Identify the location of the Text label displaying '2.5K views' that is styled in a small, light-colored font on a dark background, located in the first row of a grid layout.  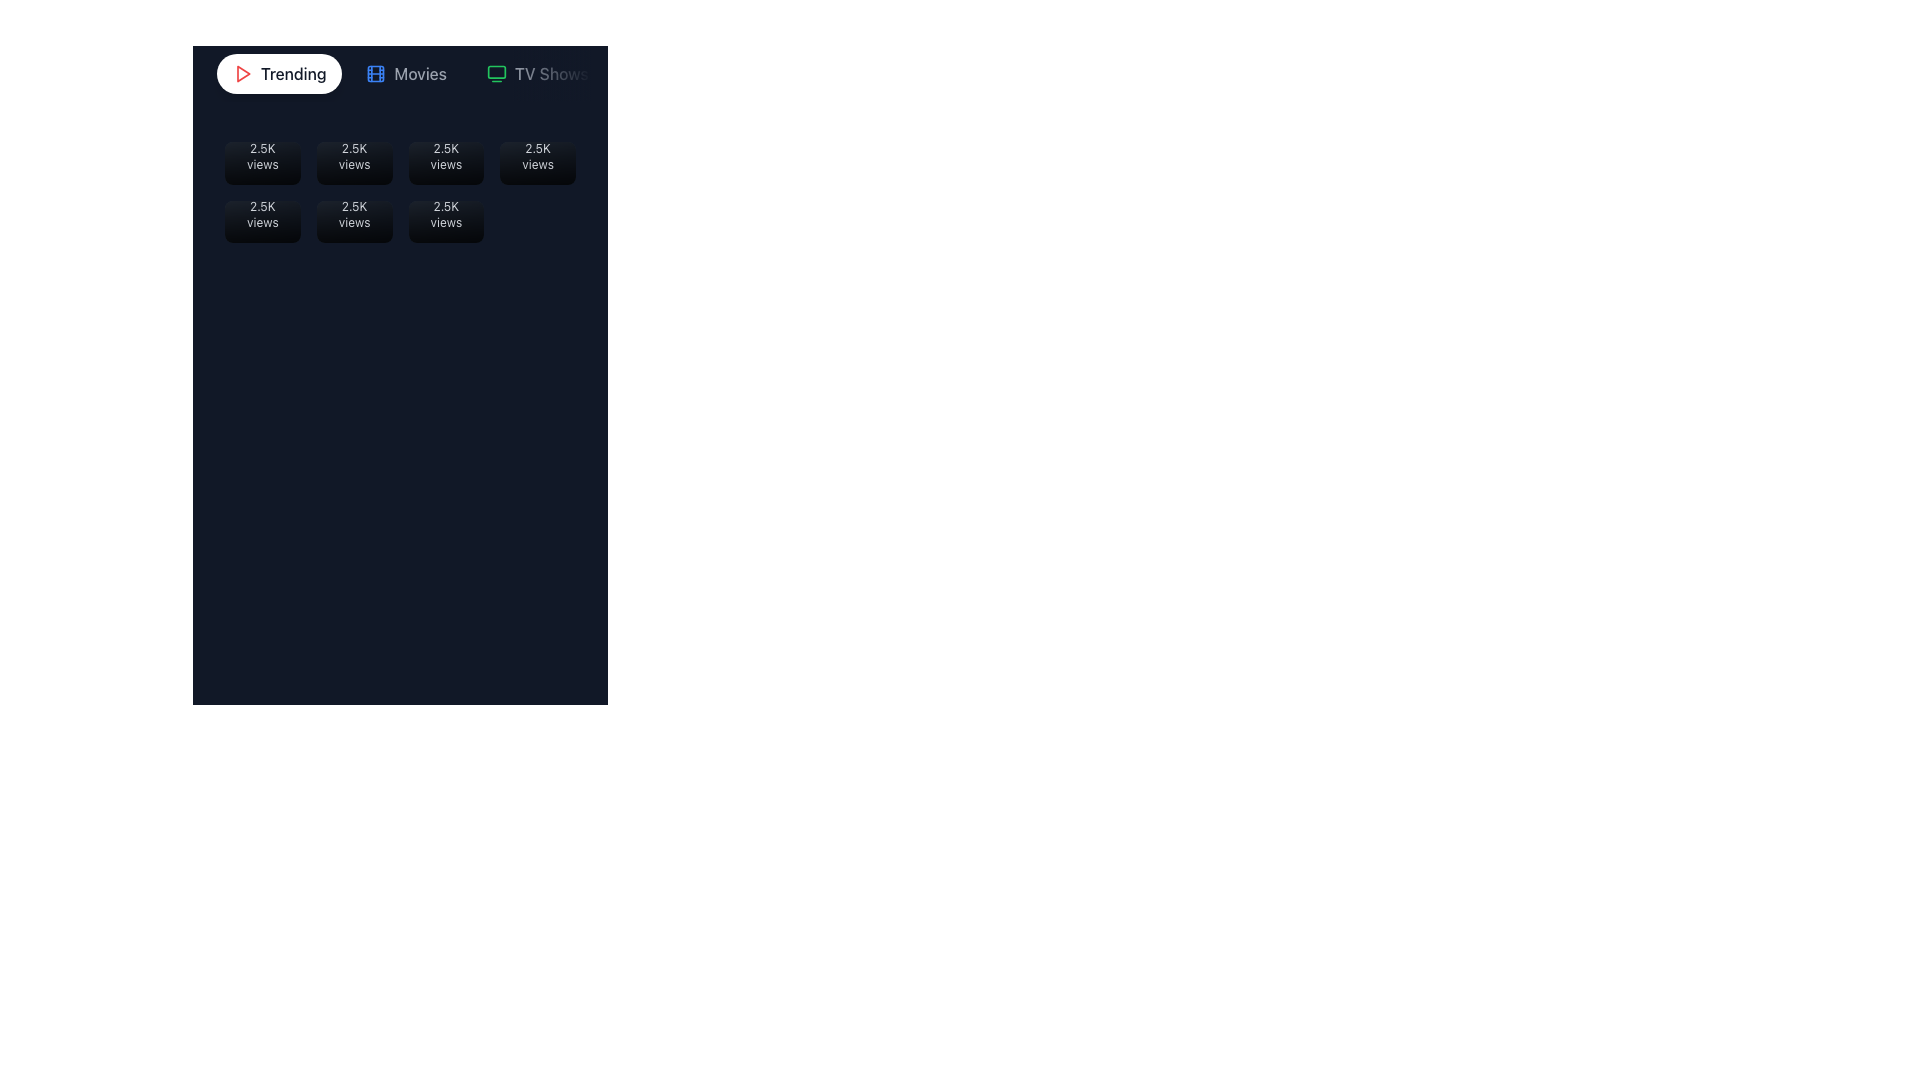
(261, 162).